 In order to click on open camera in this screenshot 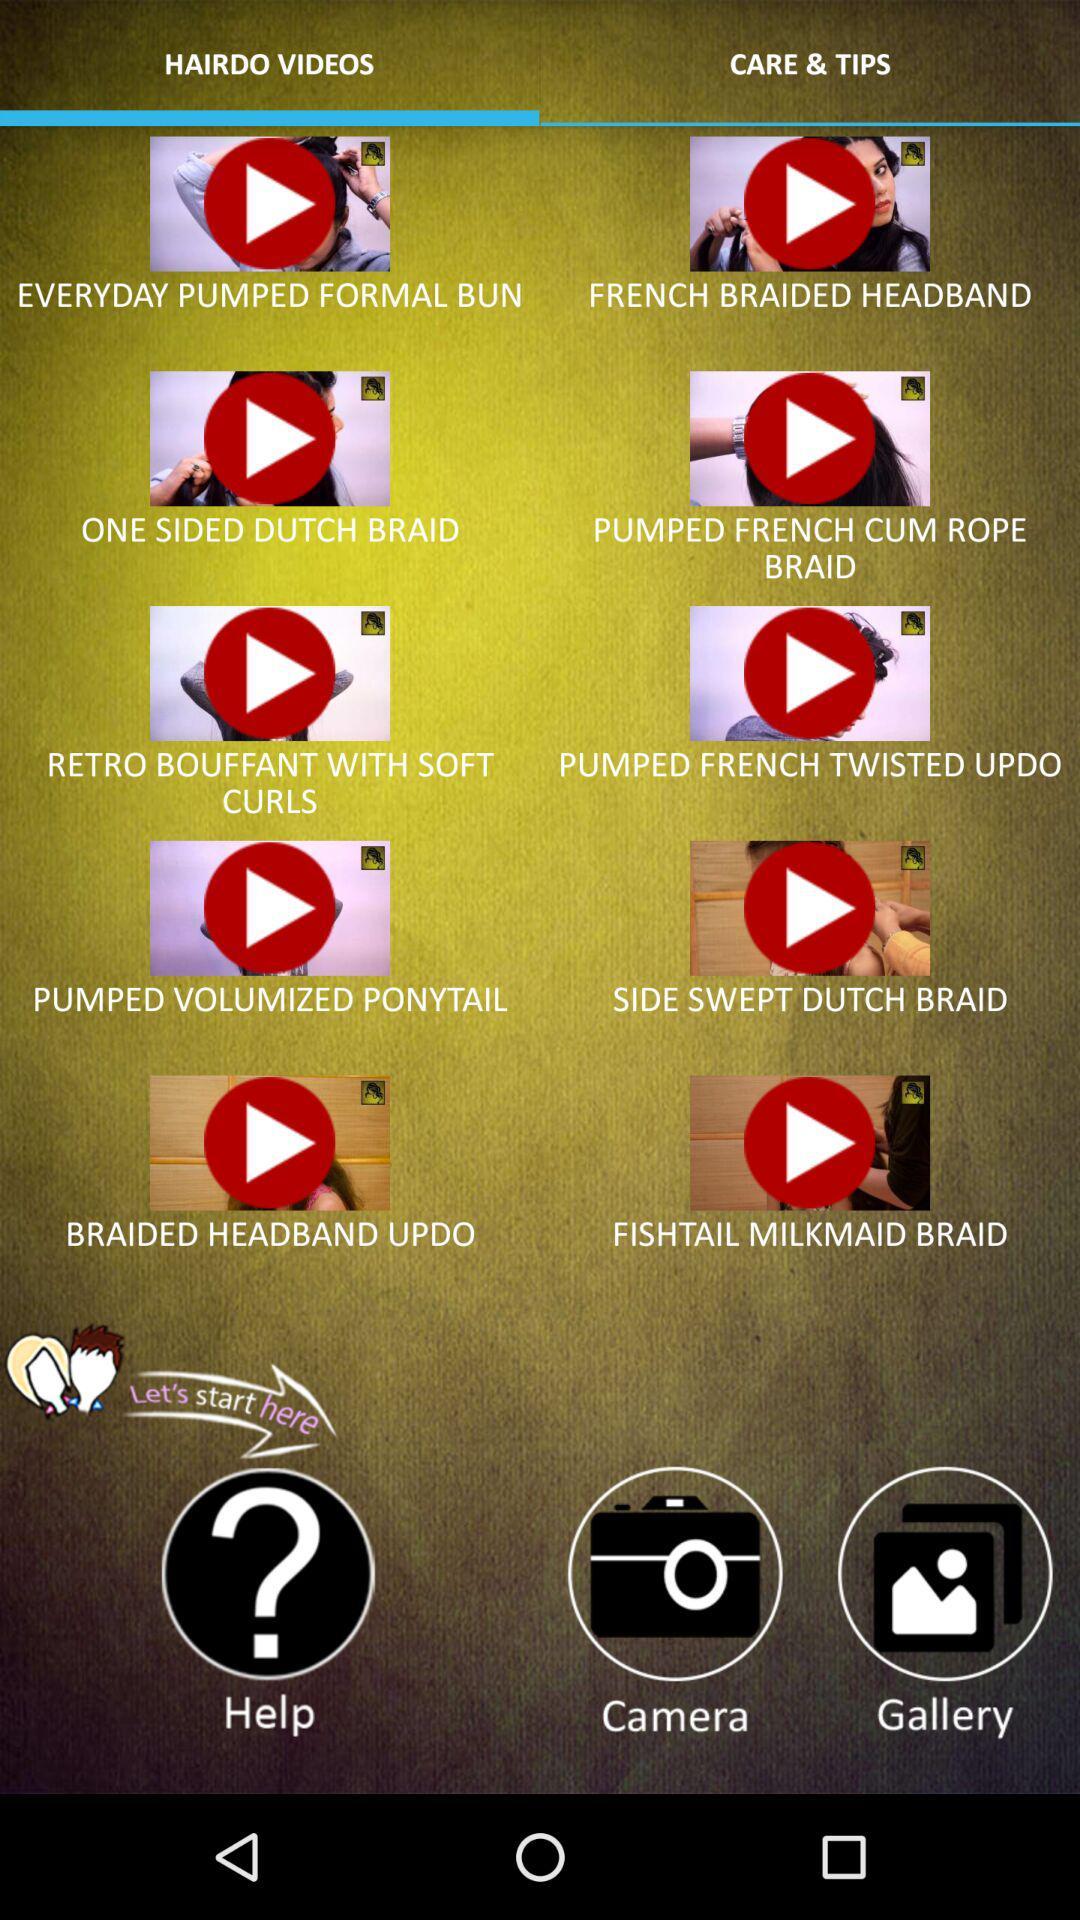, I will do `click(674, 1603)`.